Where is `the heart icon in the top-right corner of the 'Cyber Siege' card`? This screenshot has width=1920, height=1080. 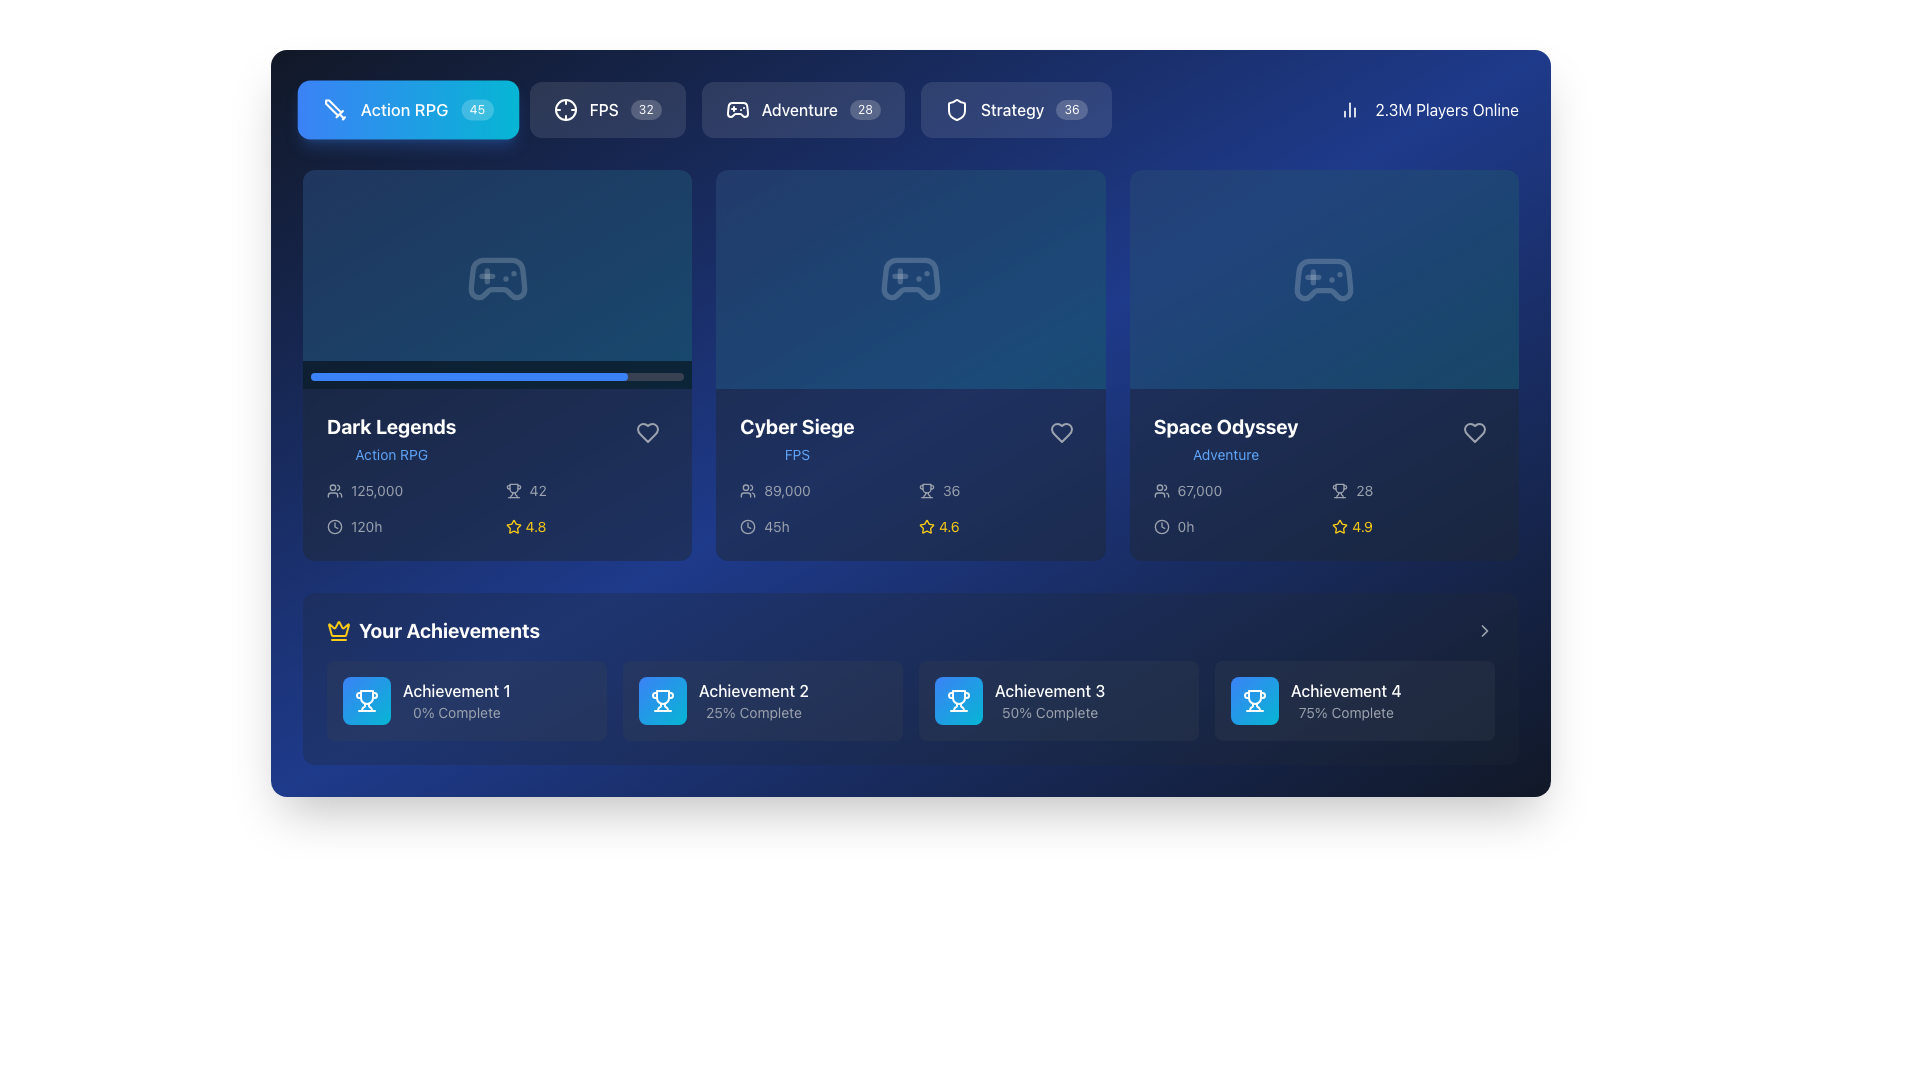 the heart icon in the top-right corner of the 'Cyber Siege' card is located at coordinates (1060, 431).